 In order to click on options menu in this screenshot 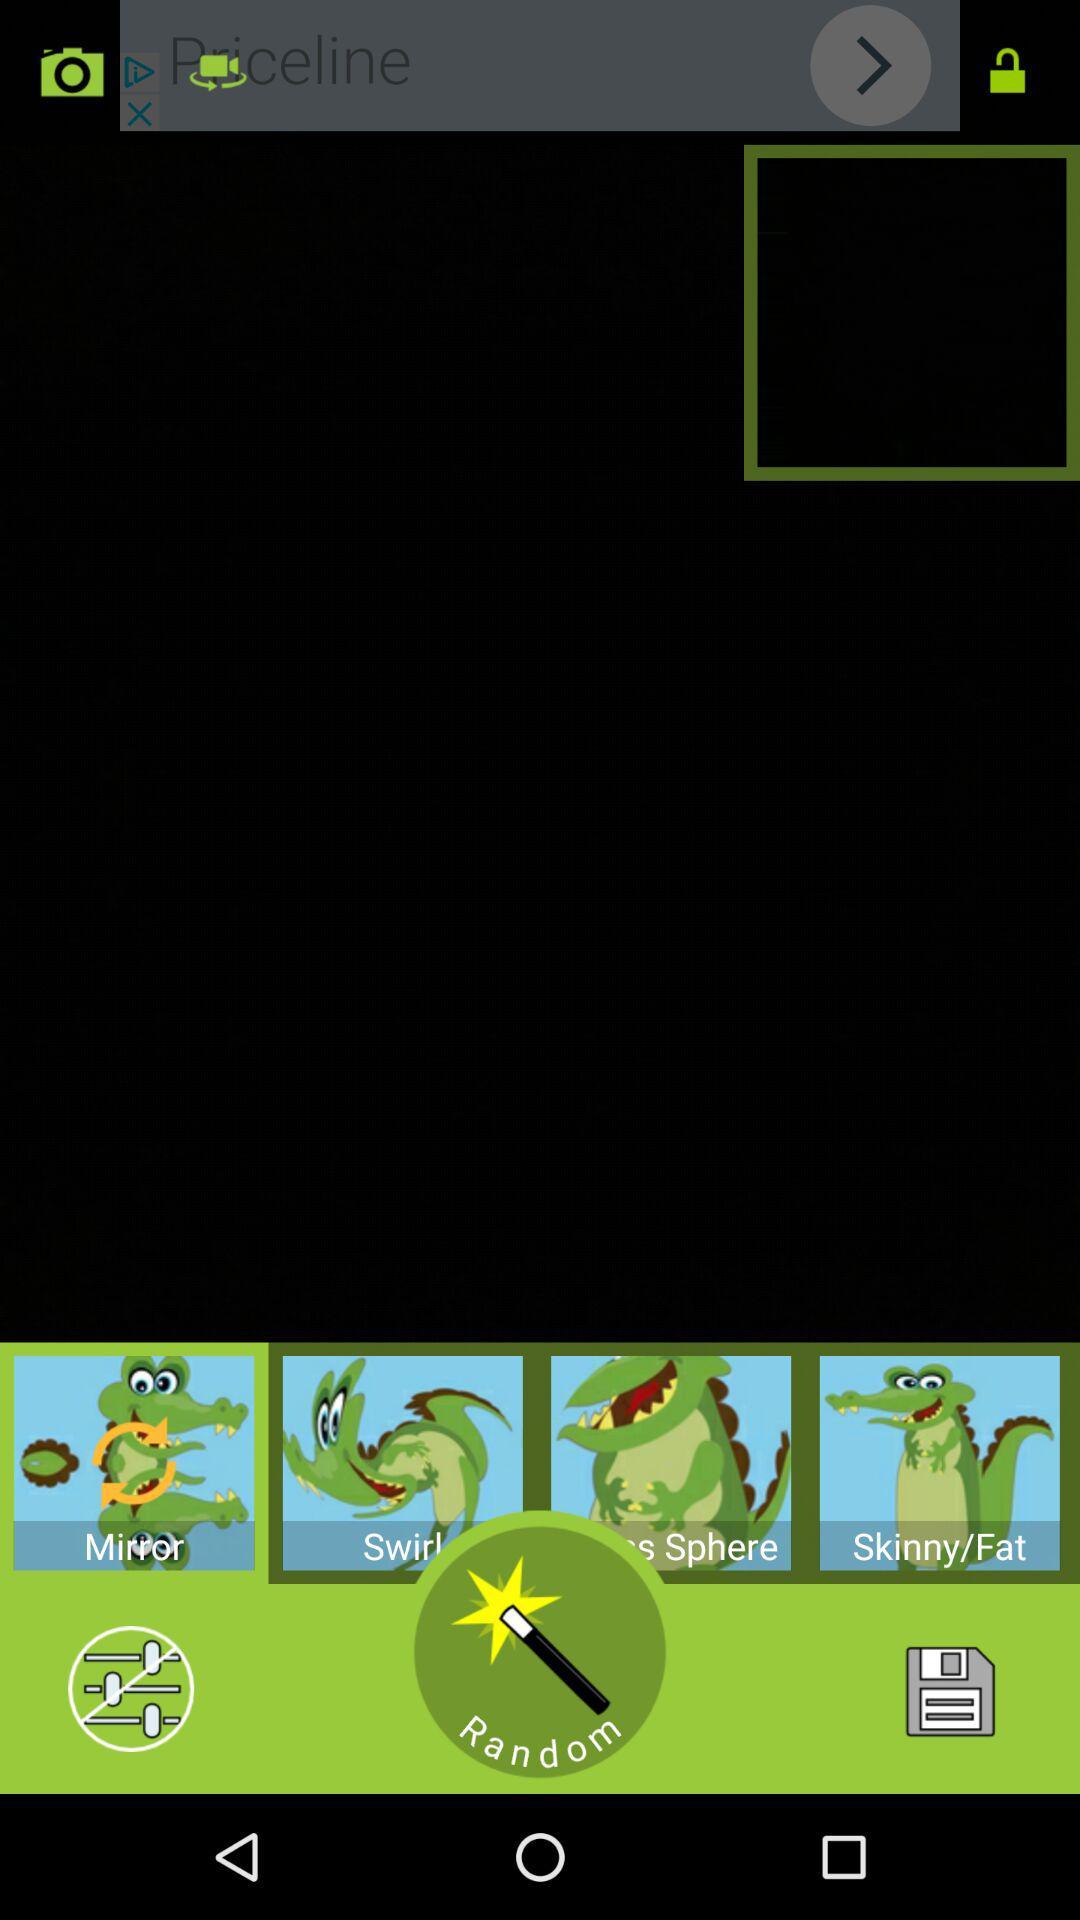, I will do `click(131, 1688)`.